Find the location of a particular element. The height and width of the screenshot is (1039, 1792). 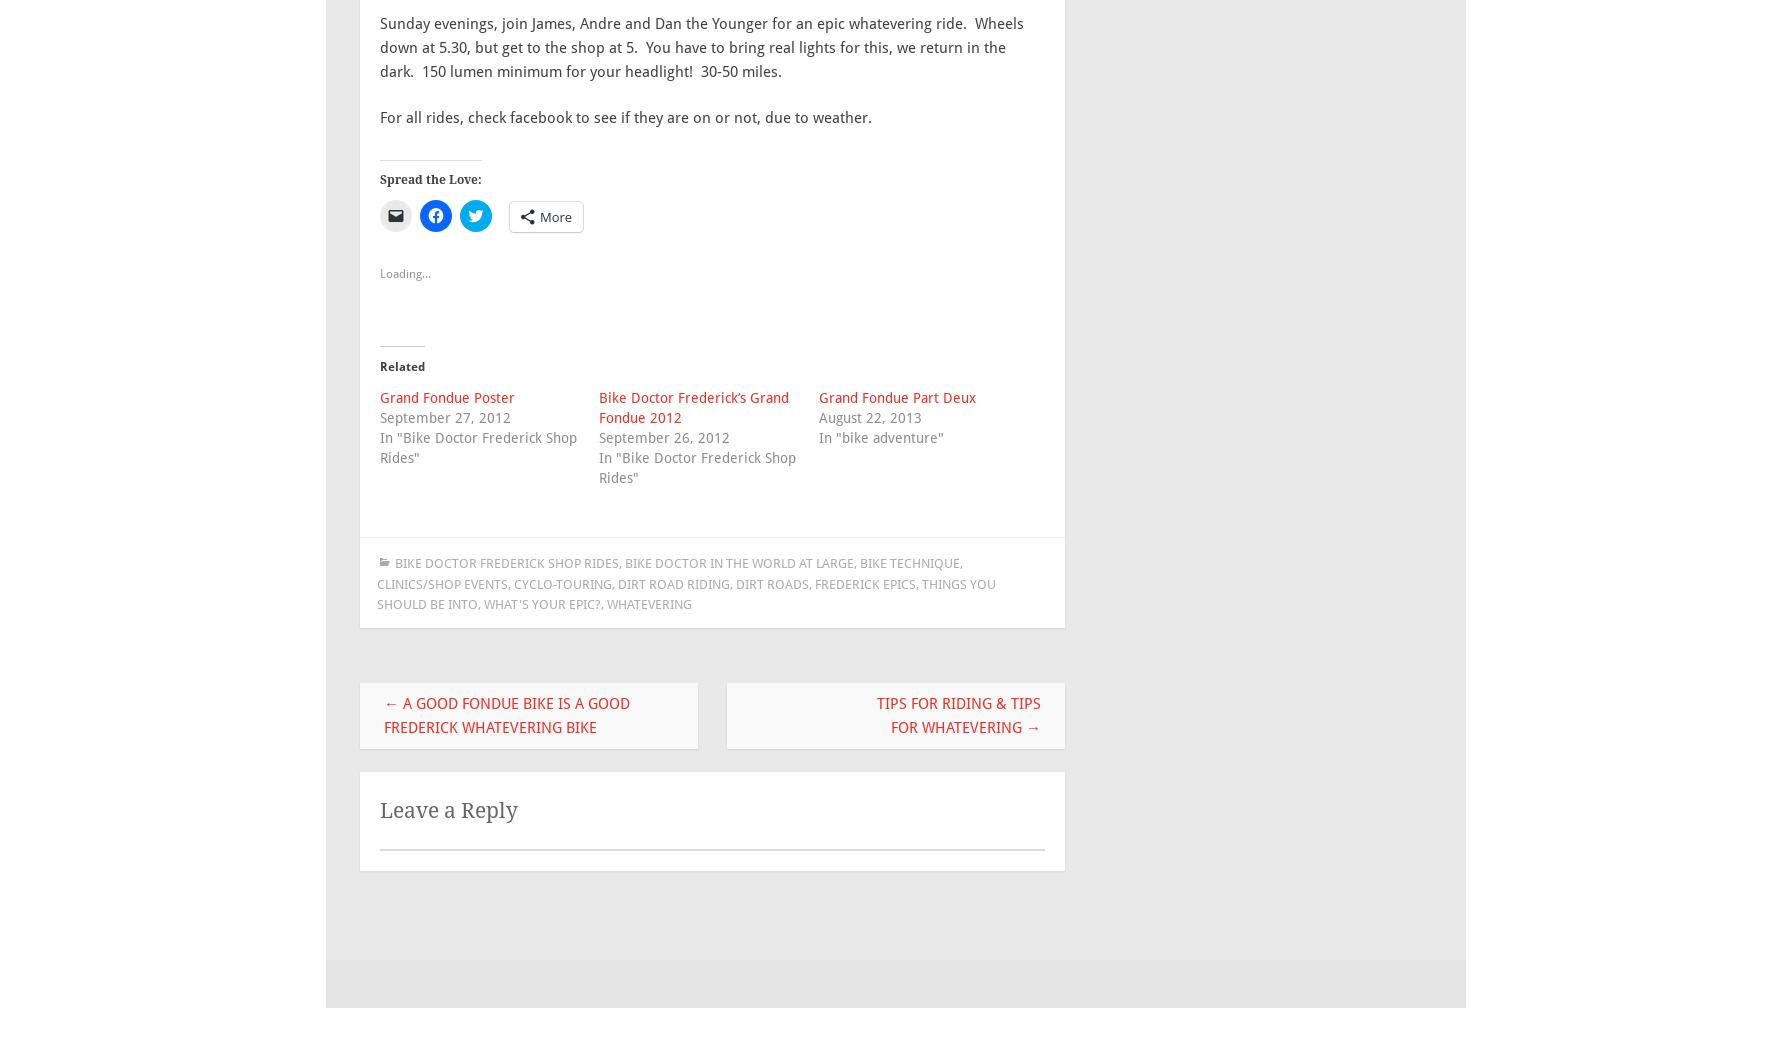

'Bike Doctor Frederick Shop Rides' is located at coordinates (506, 563).